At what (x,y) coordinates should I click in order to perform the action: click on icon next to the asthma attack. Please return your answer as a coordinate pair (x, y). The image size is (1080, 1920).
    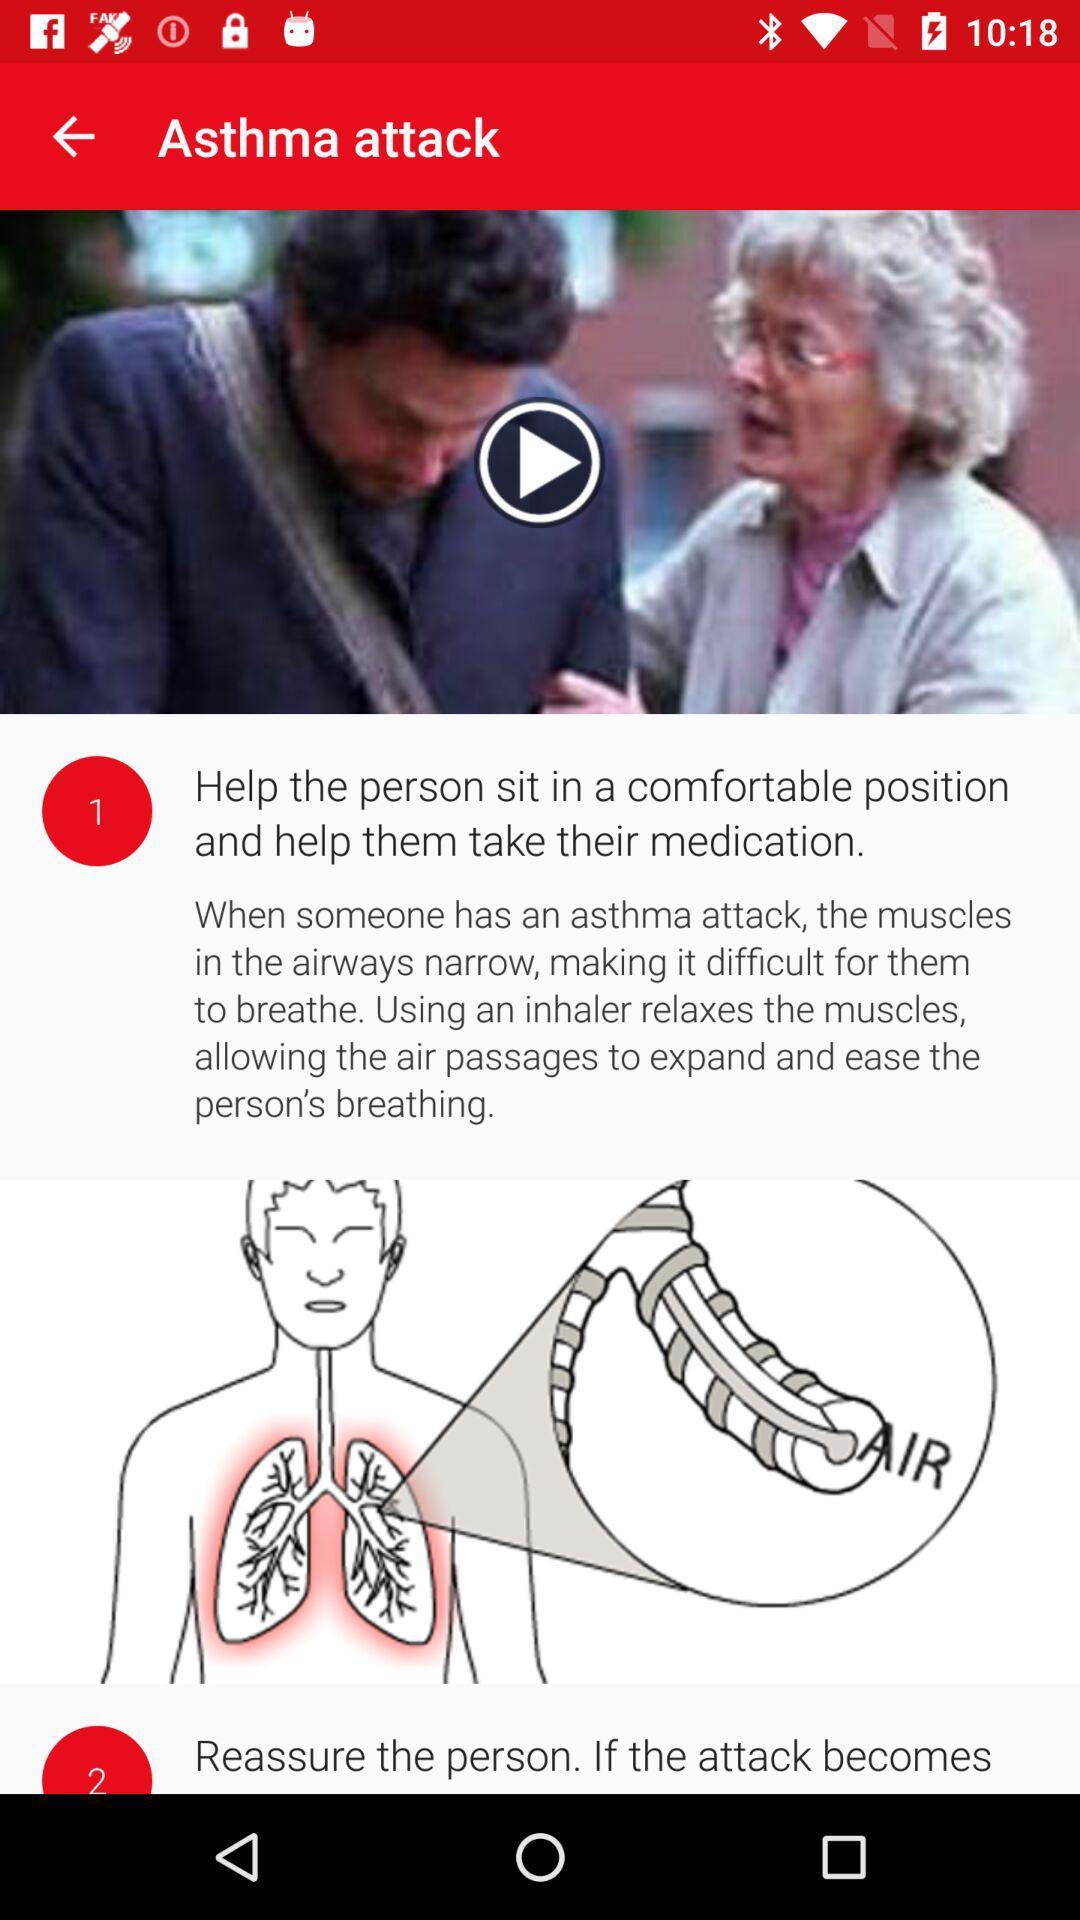
    Looking at the image, I should click on (72, 135).